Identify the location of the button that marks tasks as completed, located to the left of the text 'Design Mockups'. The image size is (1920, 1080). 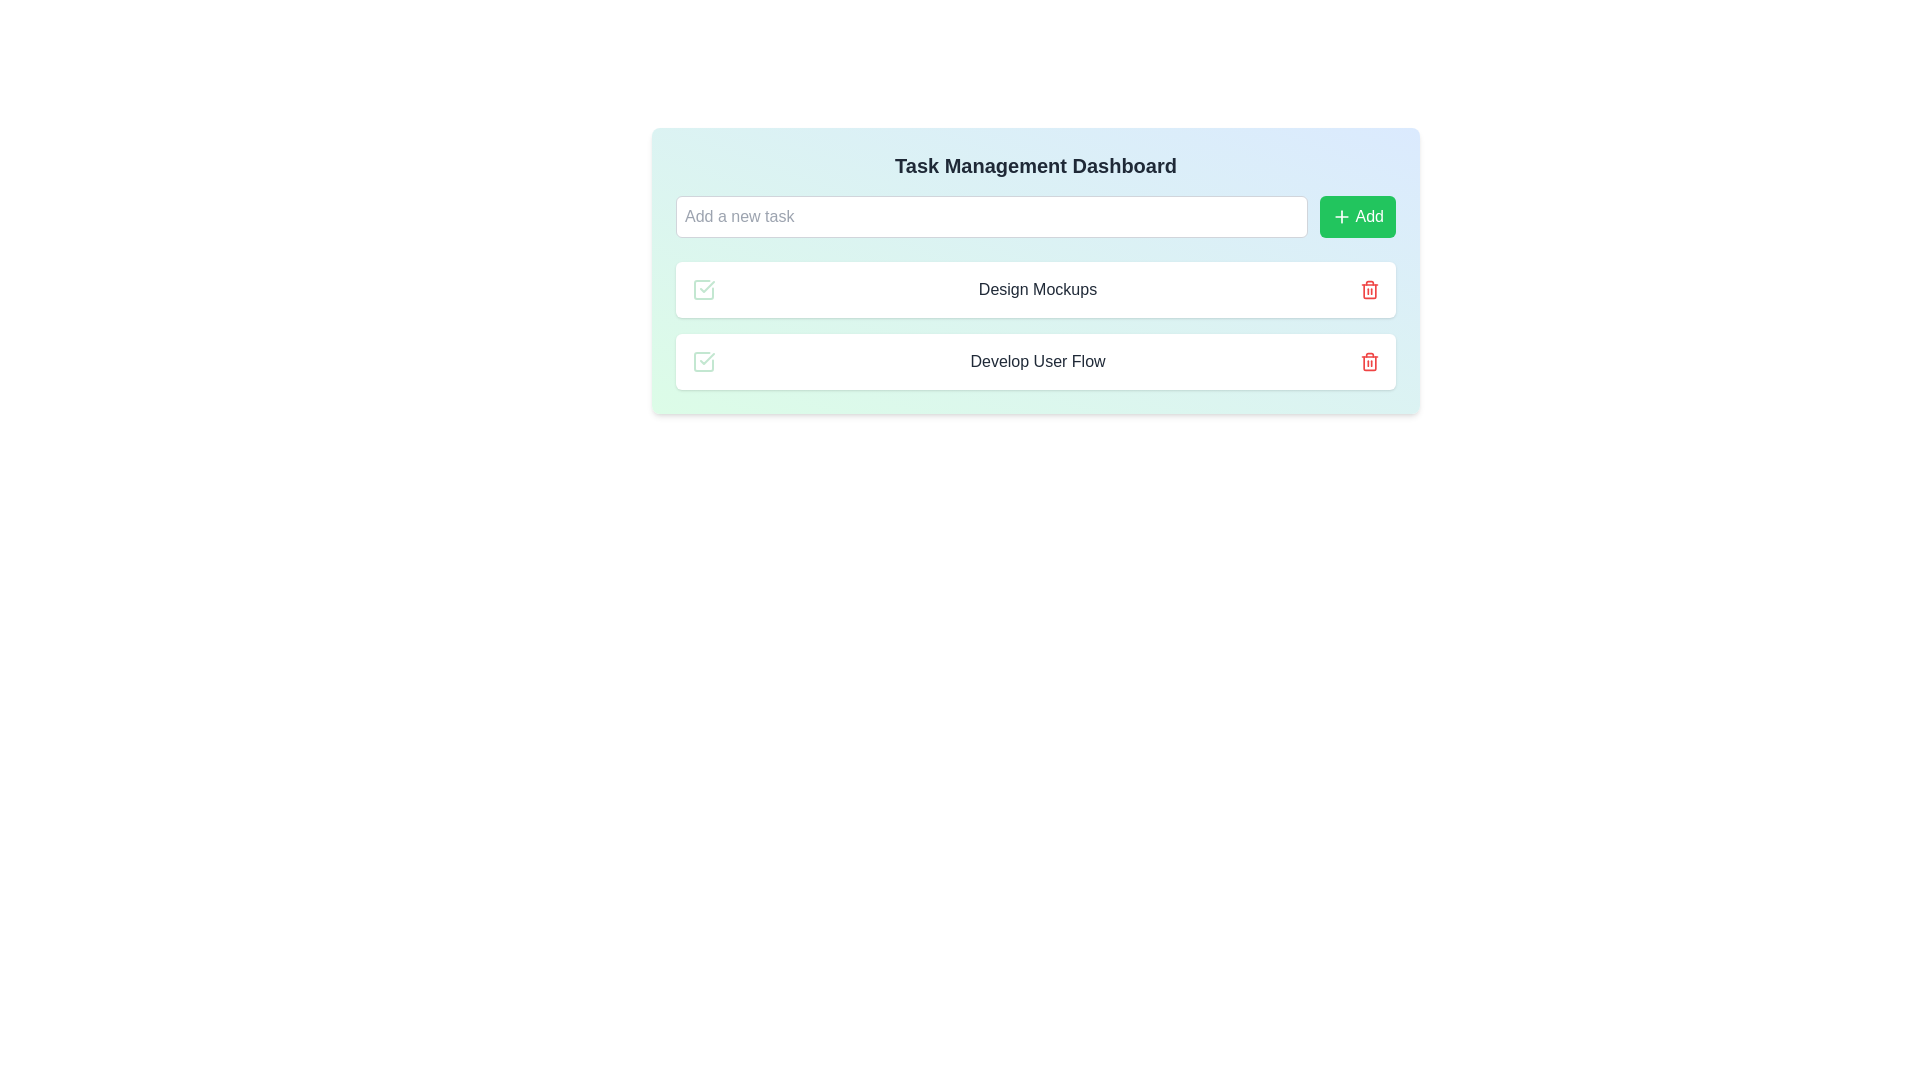
(704, 289).